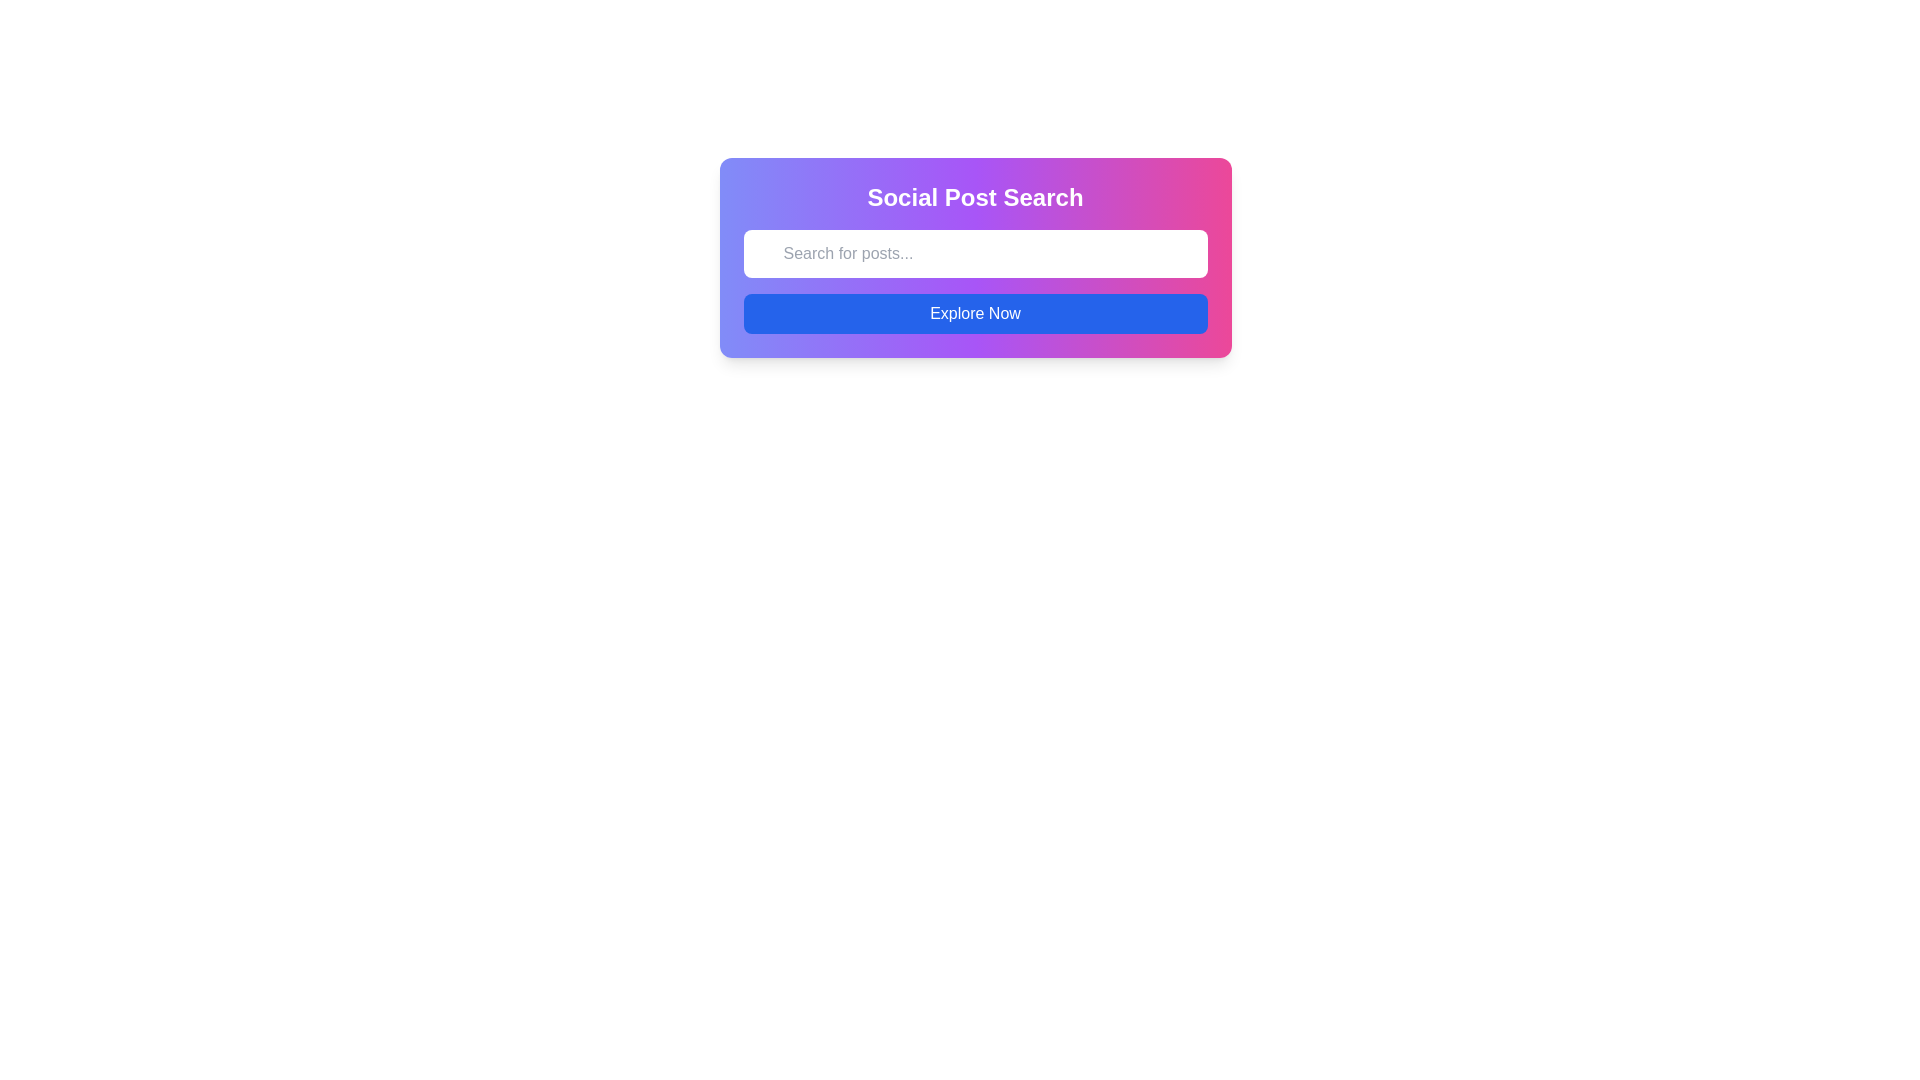 The image size is (1920, 1080). What do you see at coordinates (763, 238) in the screenshot?
I see `the circular UI component representing the search functionality in the SVG graphic, located towards the left side of the input box` at bounding box center [763, 238].